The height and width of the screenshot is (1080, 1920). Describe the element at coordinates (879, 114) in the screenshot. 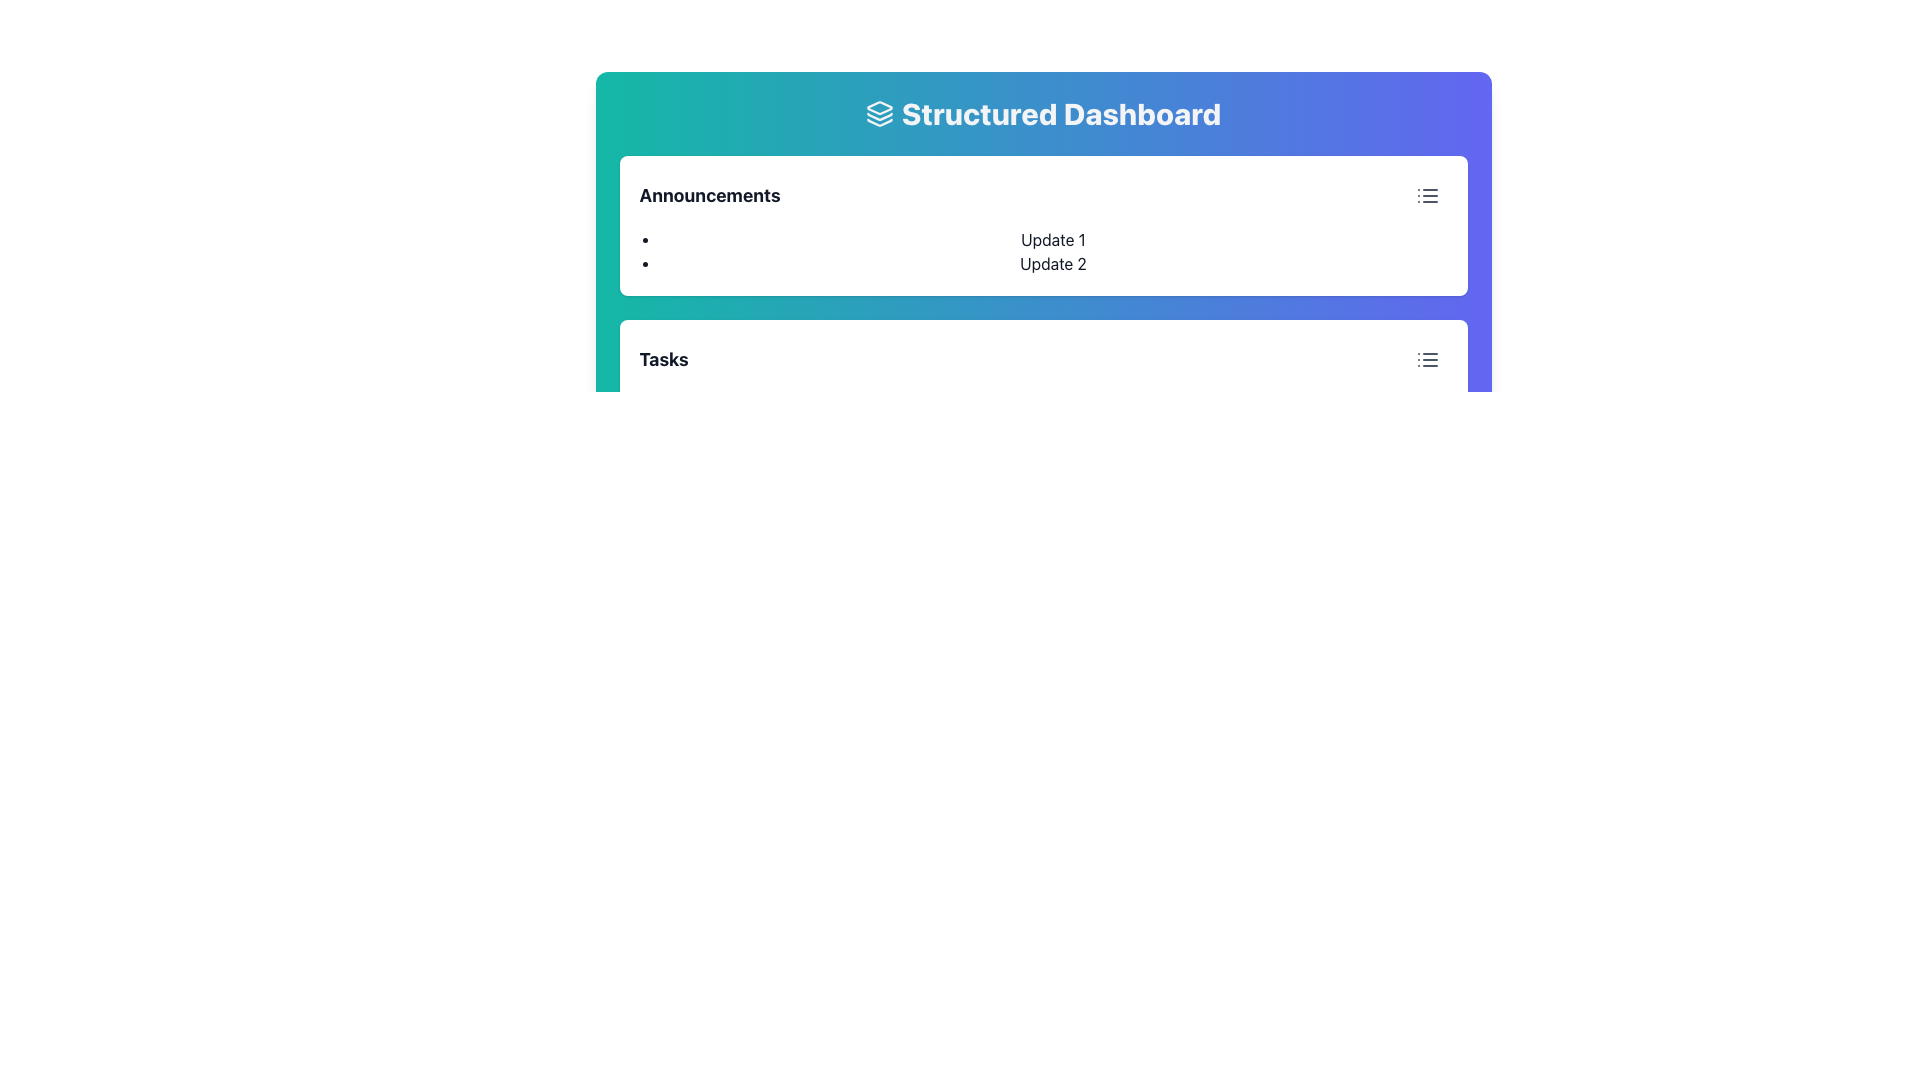

I see `the small icon resembling a stack of layers located to the left of the text 'Structured Dashboard' in the dashboard header` at that location.